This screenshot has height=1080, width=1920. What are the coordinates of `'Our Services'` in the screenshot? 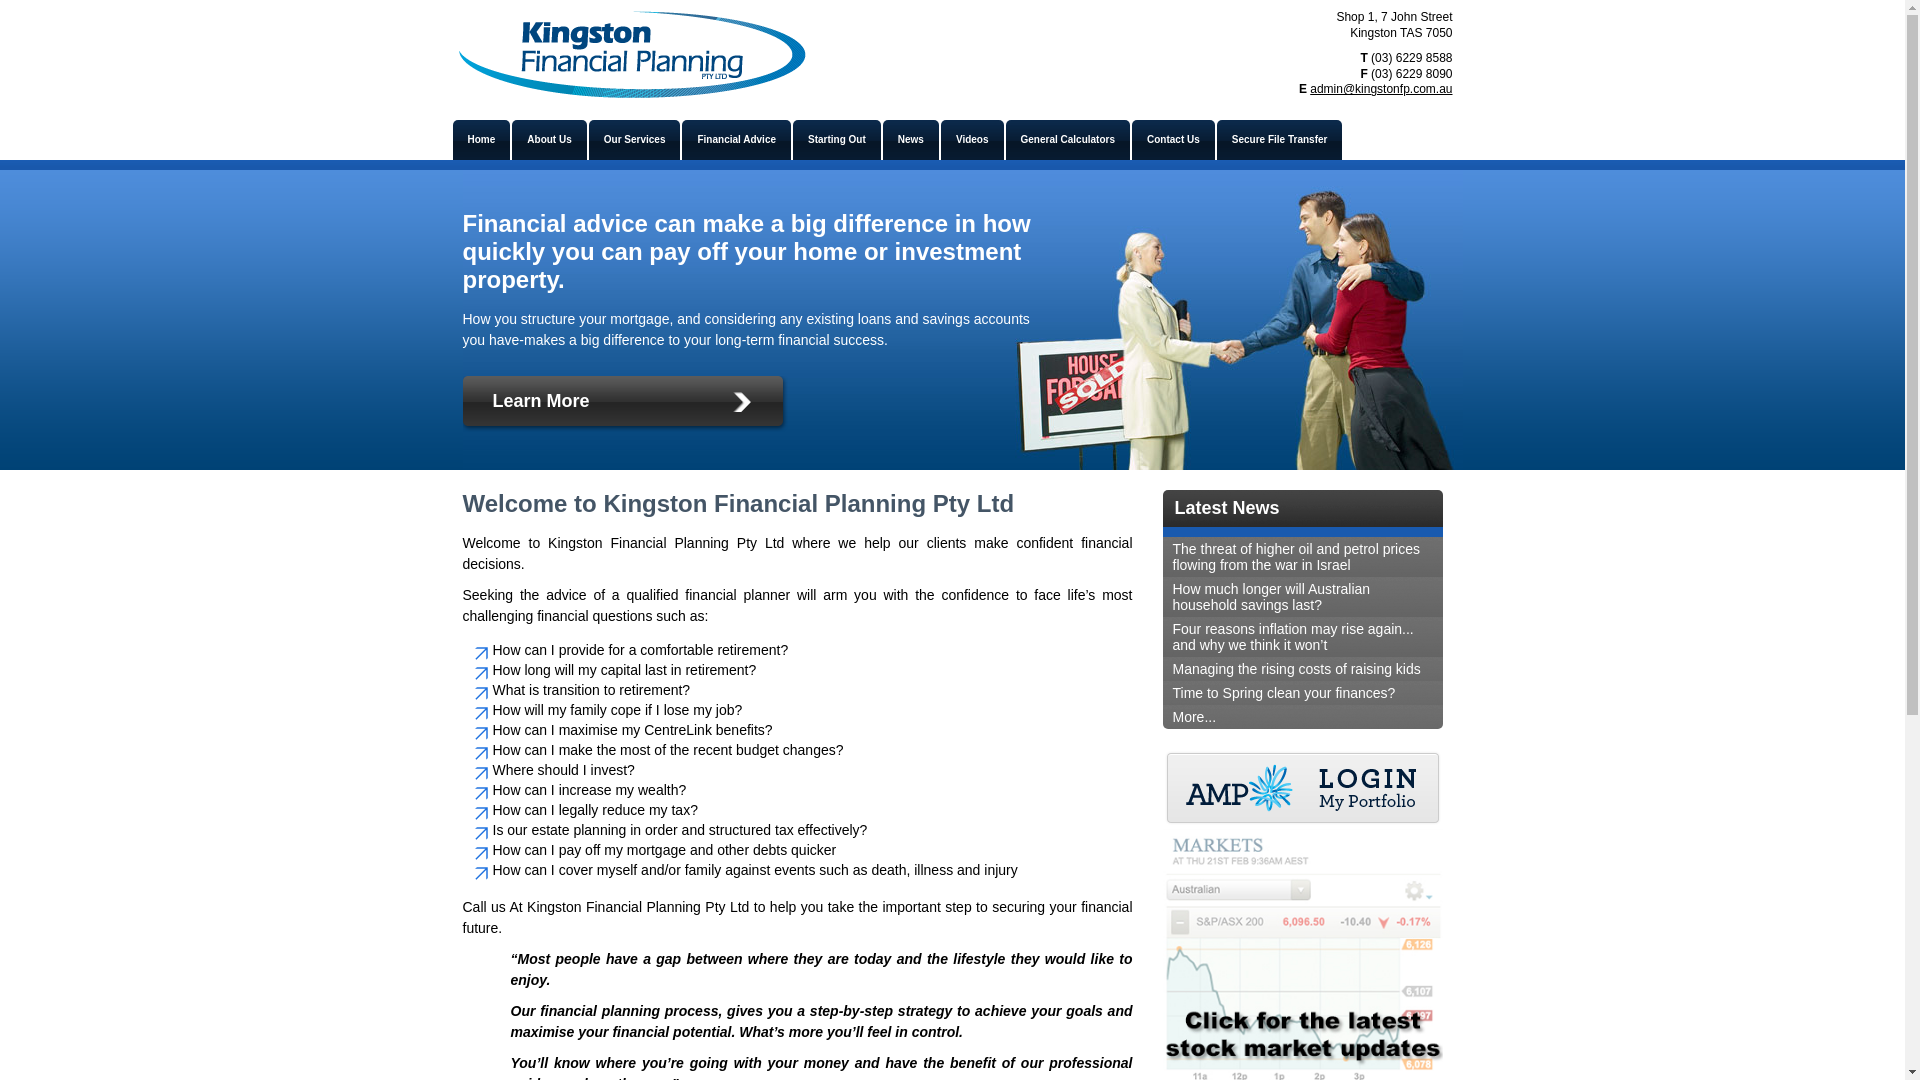 It's located at (588, 138).